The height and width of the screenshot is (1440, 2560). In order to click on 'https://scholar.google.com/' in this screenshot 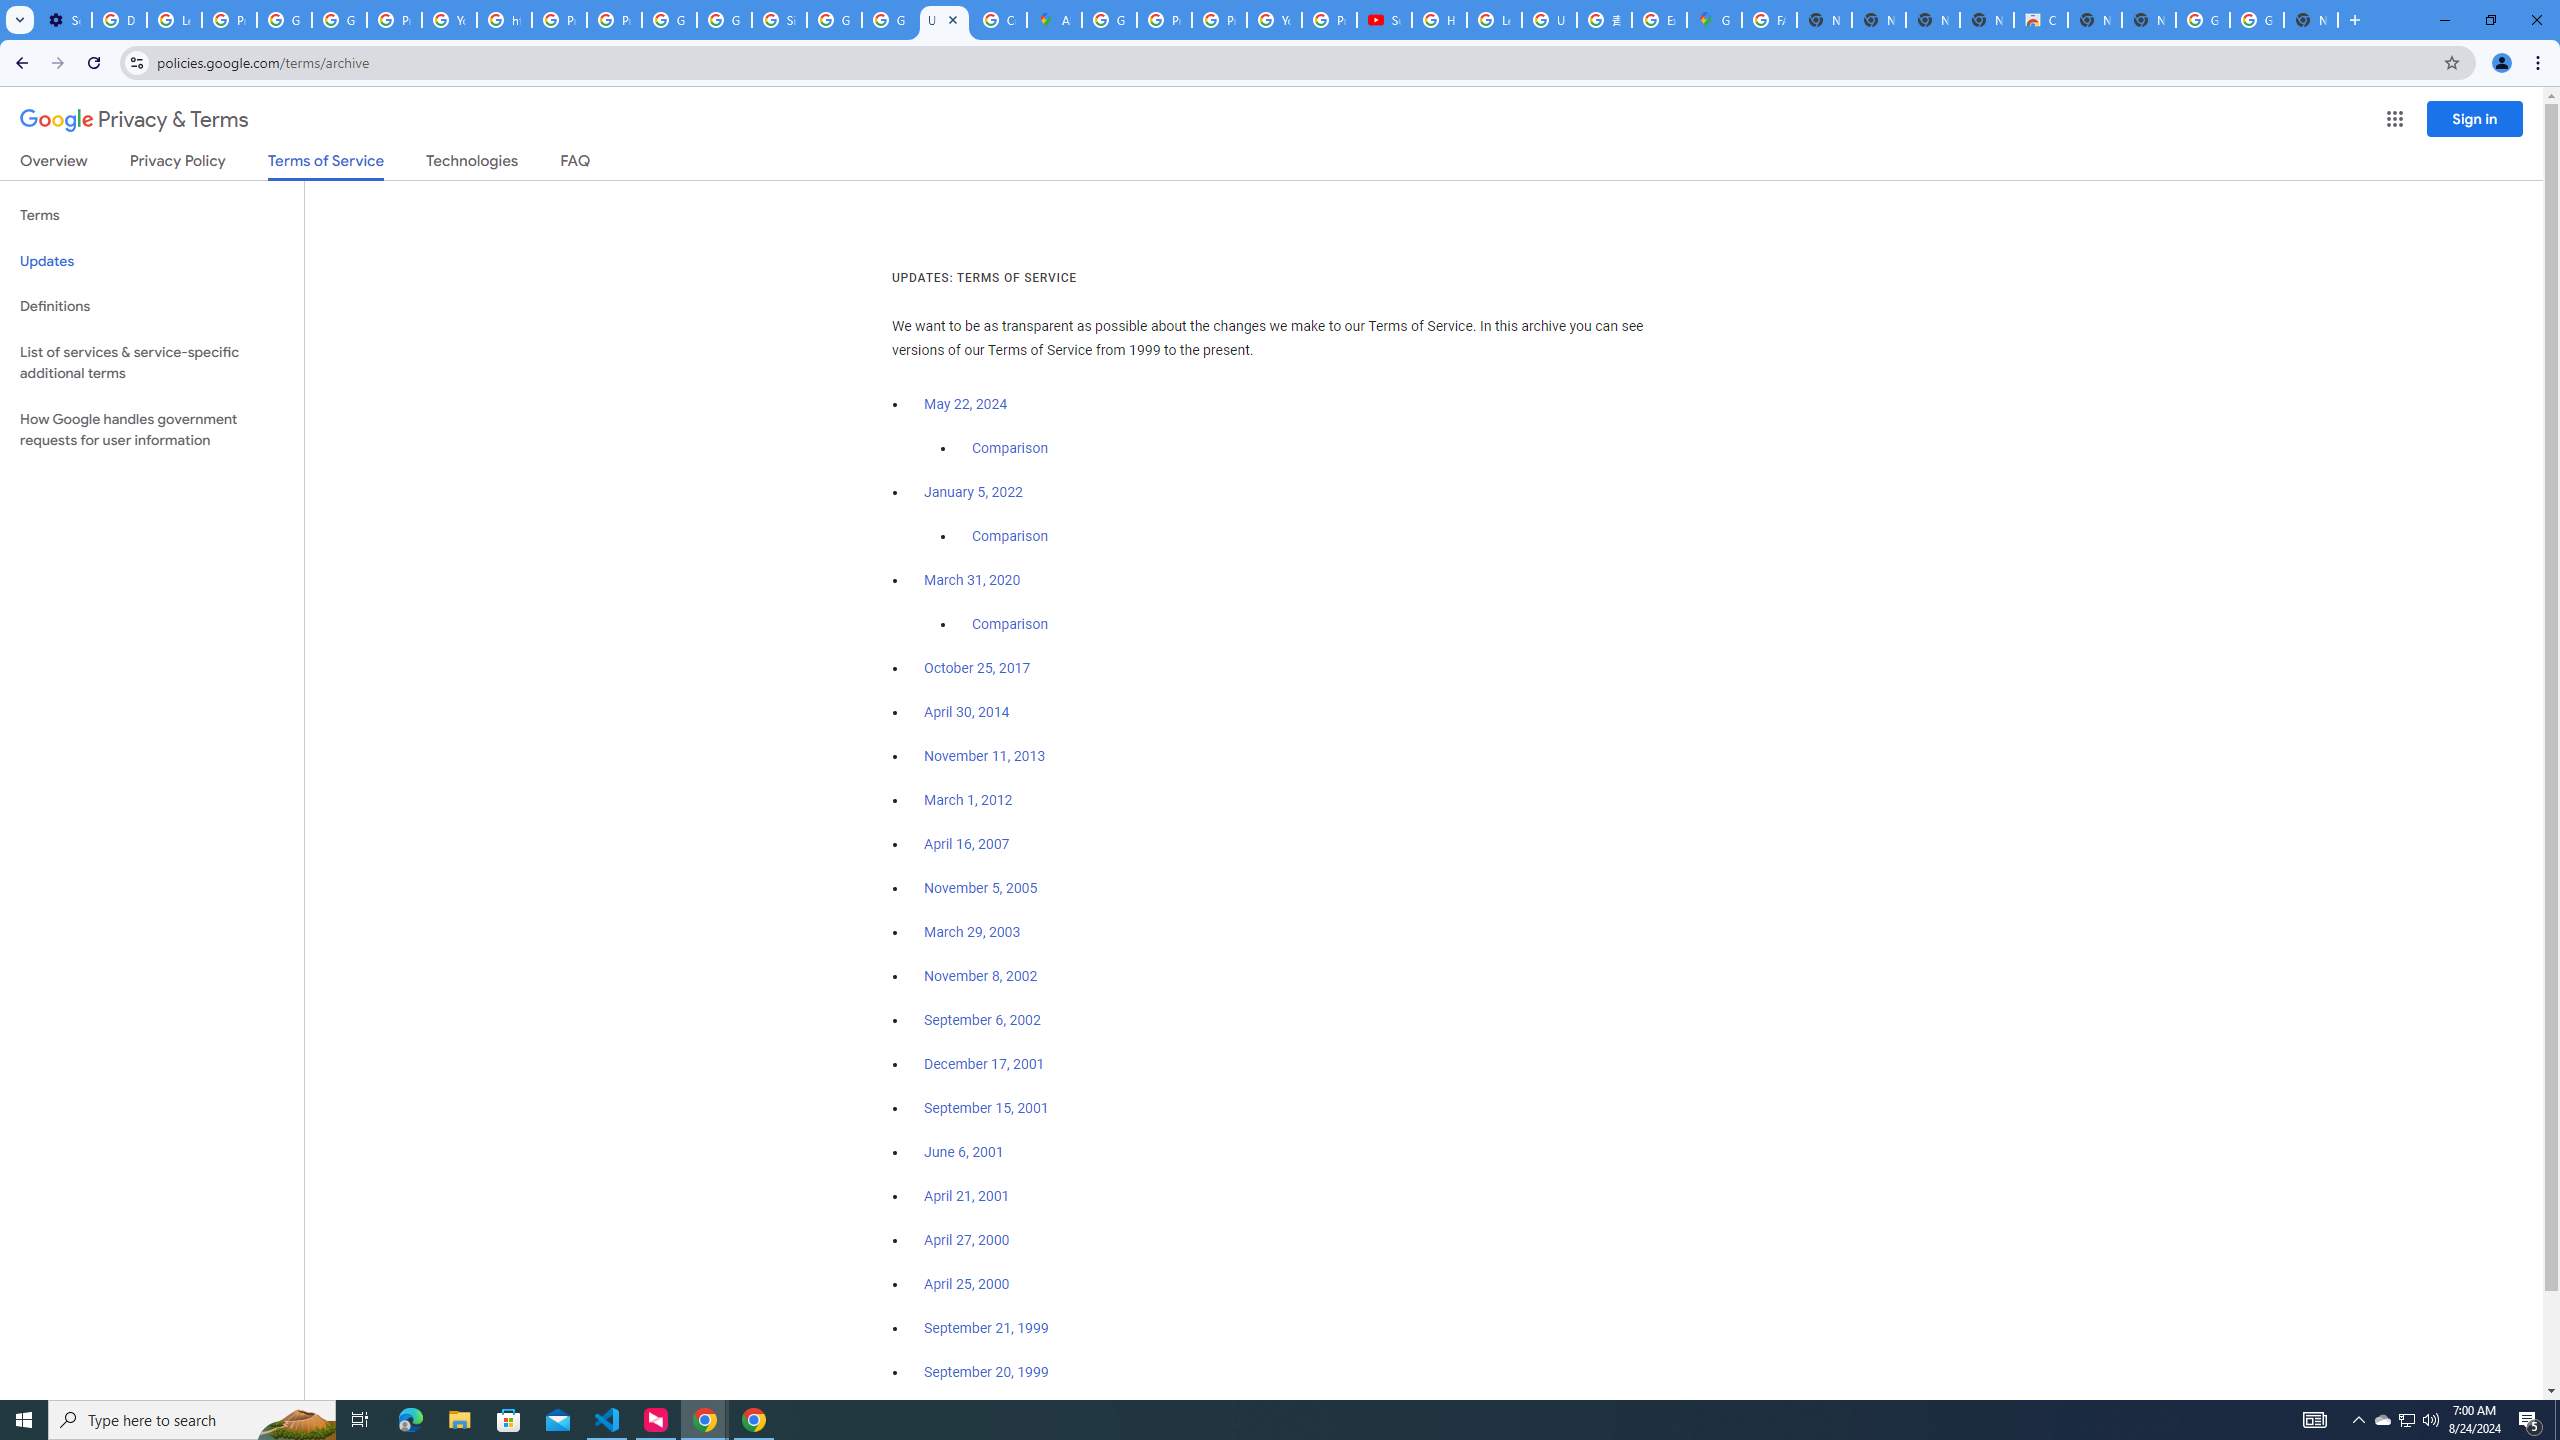, I will do `click(504, 19)`.